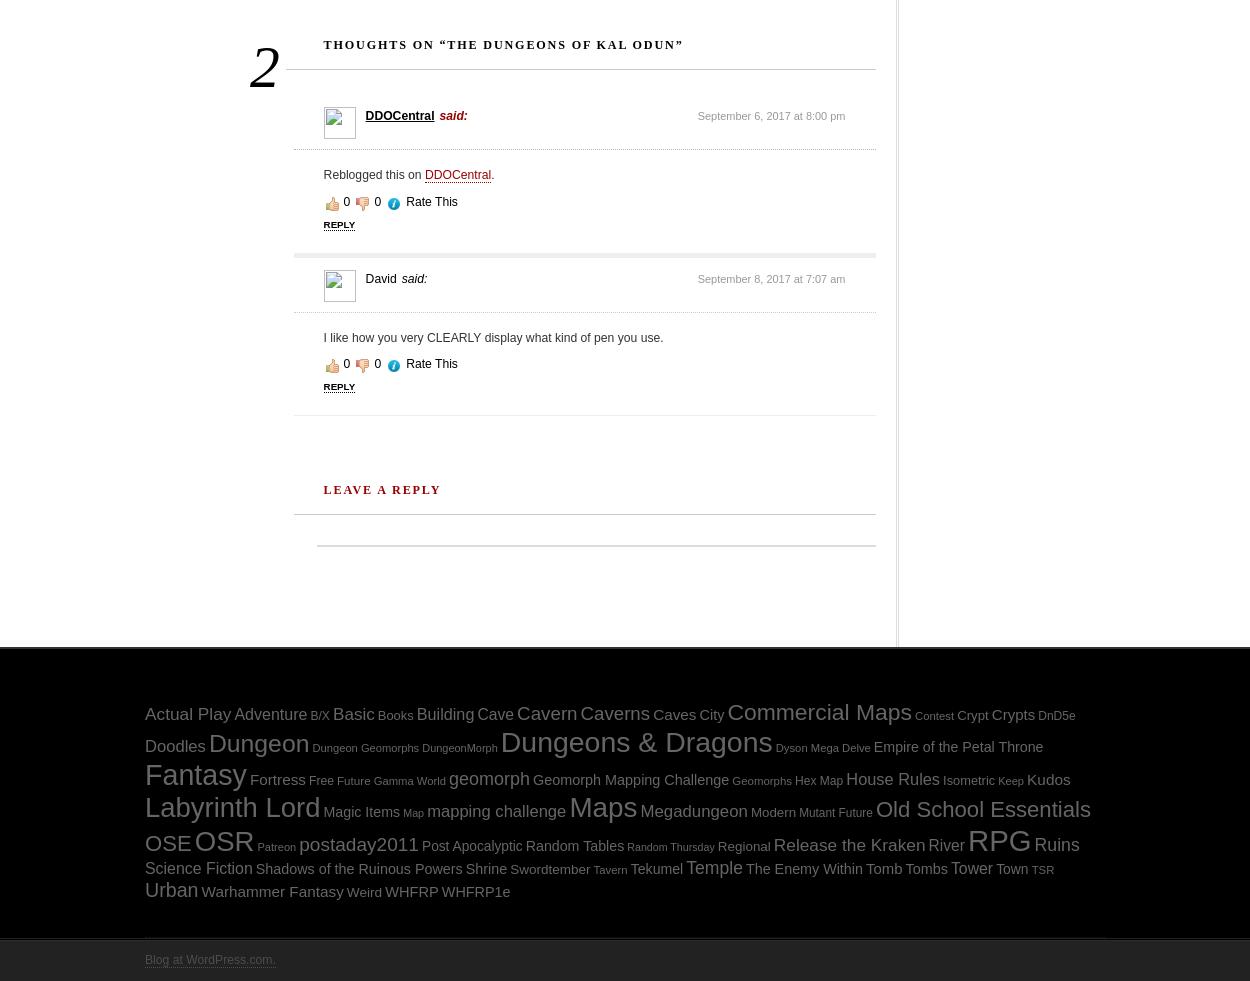 The height and width of the screenshot is (981, 1250). Describe the element at coordinates (318, 716) in the screenshot. I see `'B/X'` at that location.